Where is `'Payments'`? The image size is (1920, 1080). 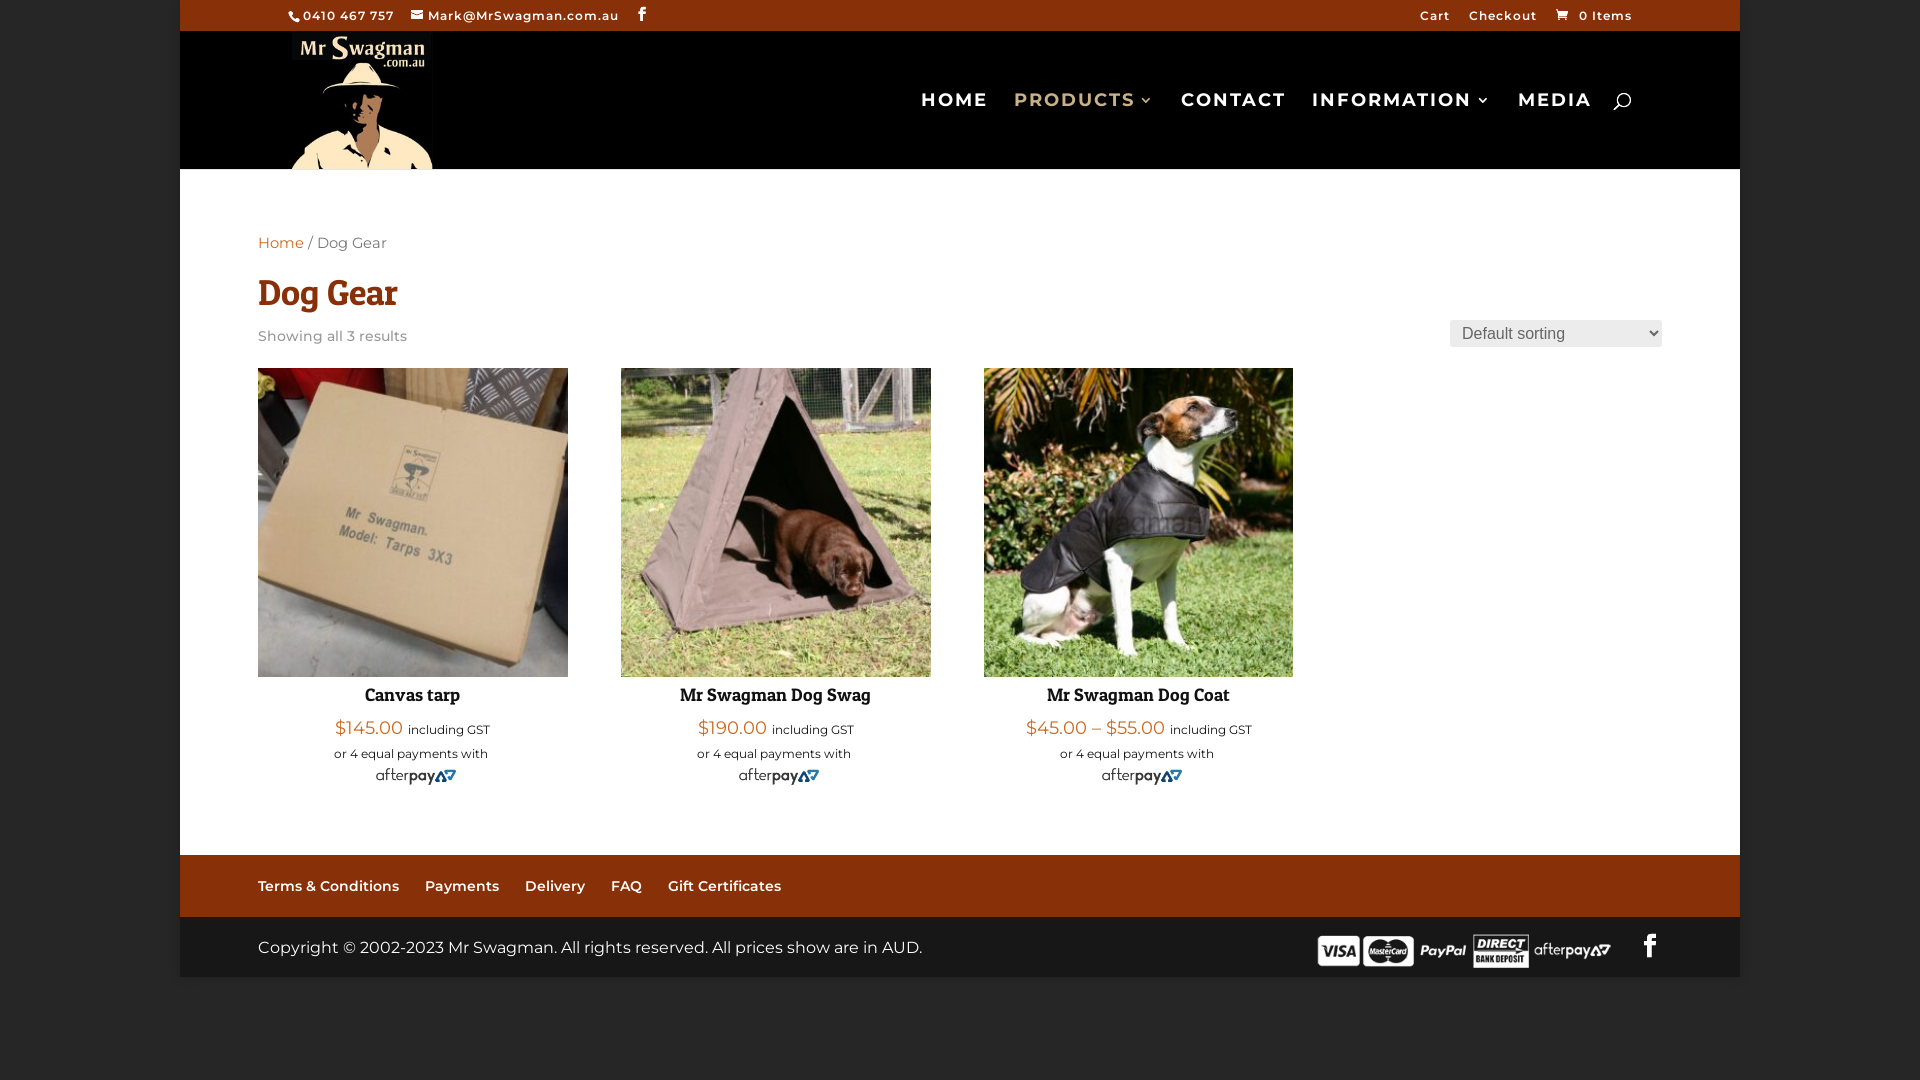 'Payments' is located at coordinates (460, 885).